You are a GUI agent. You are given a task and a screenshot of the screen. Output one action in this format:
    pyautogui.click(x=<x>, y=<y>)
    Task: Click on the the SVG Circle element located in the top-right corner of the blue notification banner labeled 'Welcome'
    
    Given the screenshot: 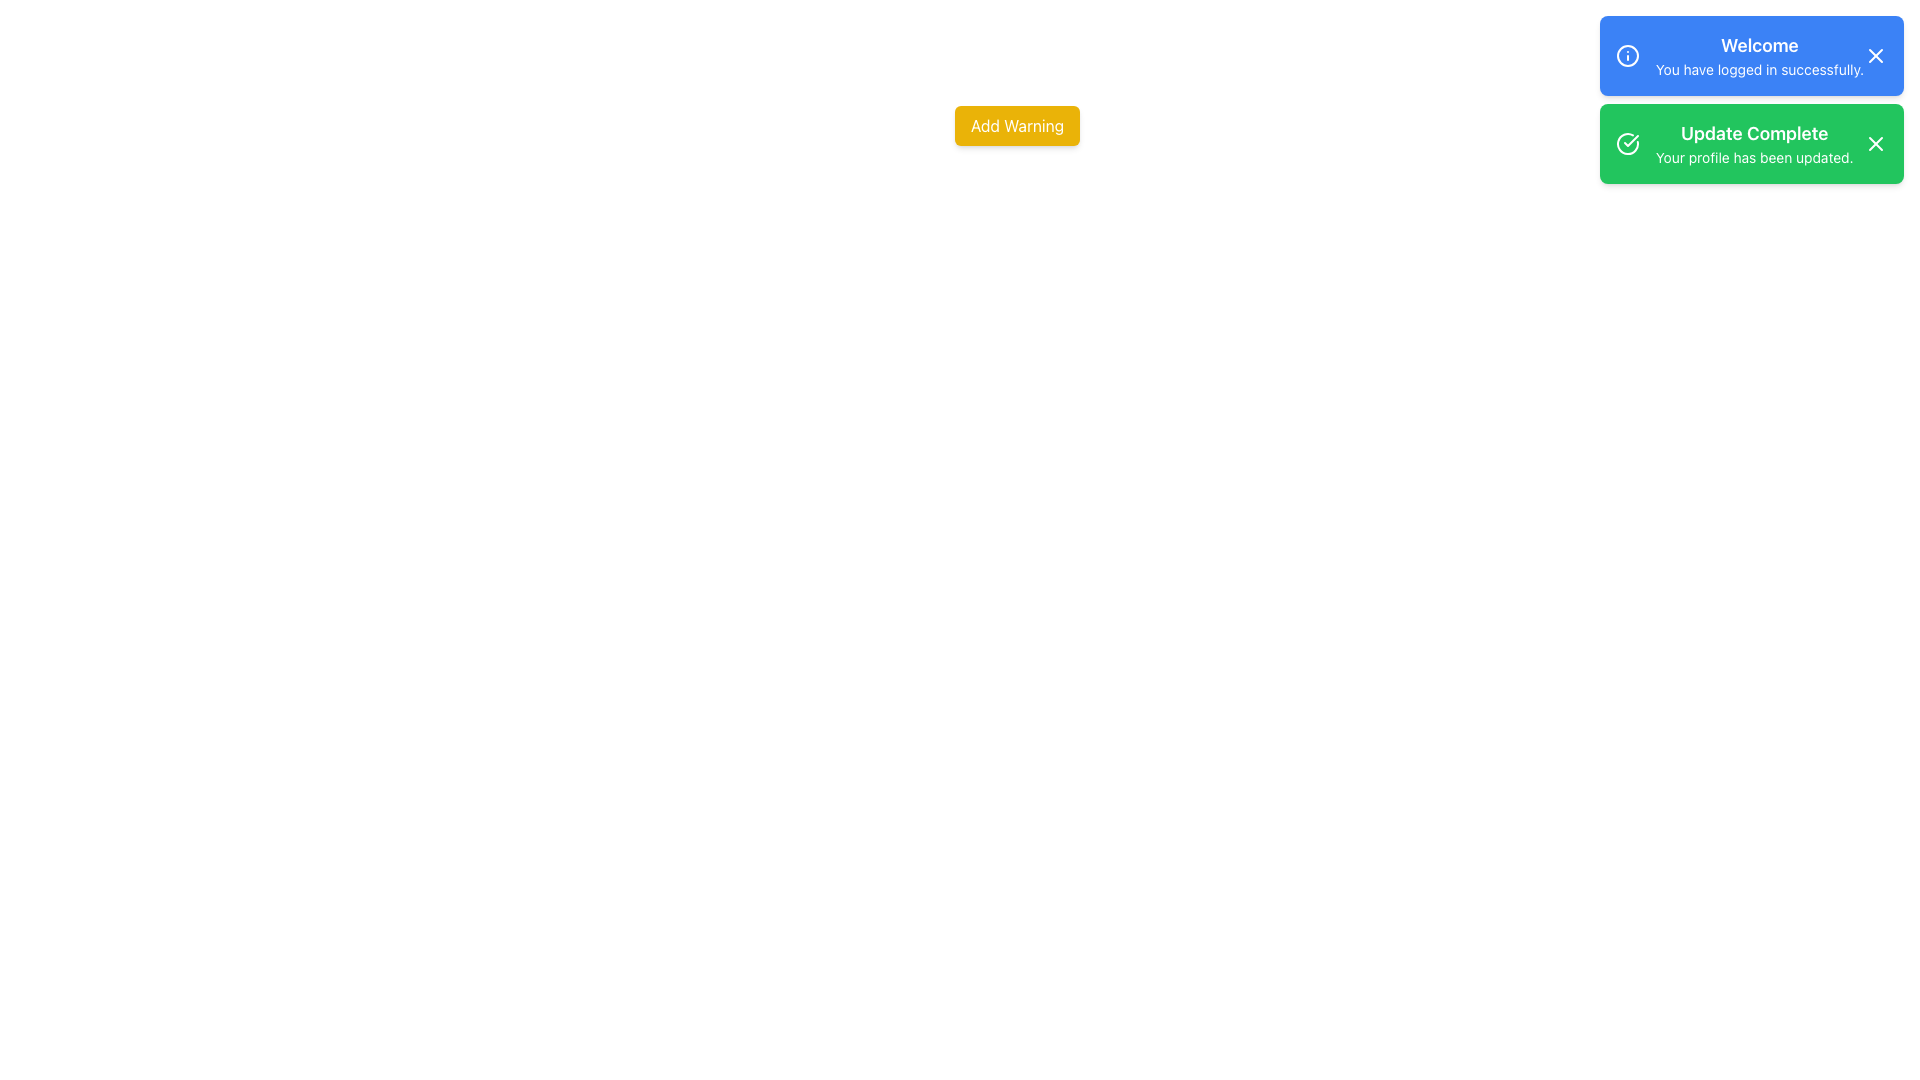 What is the action you would take?
    pyautogui.click(x=1627, y=55)
    